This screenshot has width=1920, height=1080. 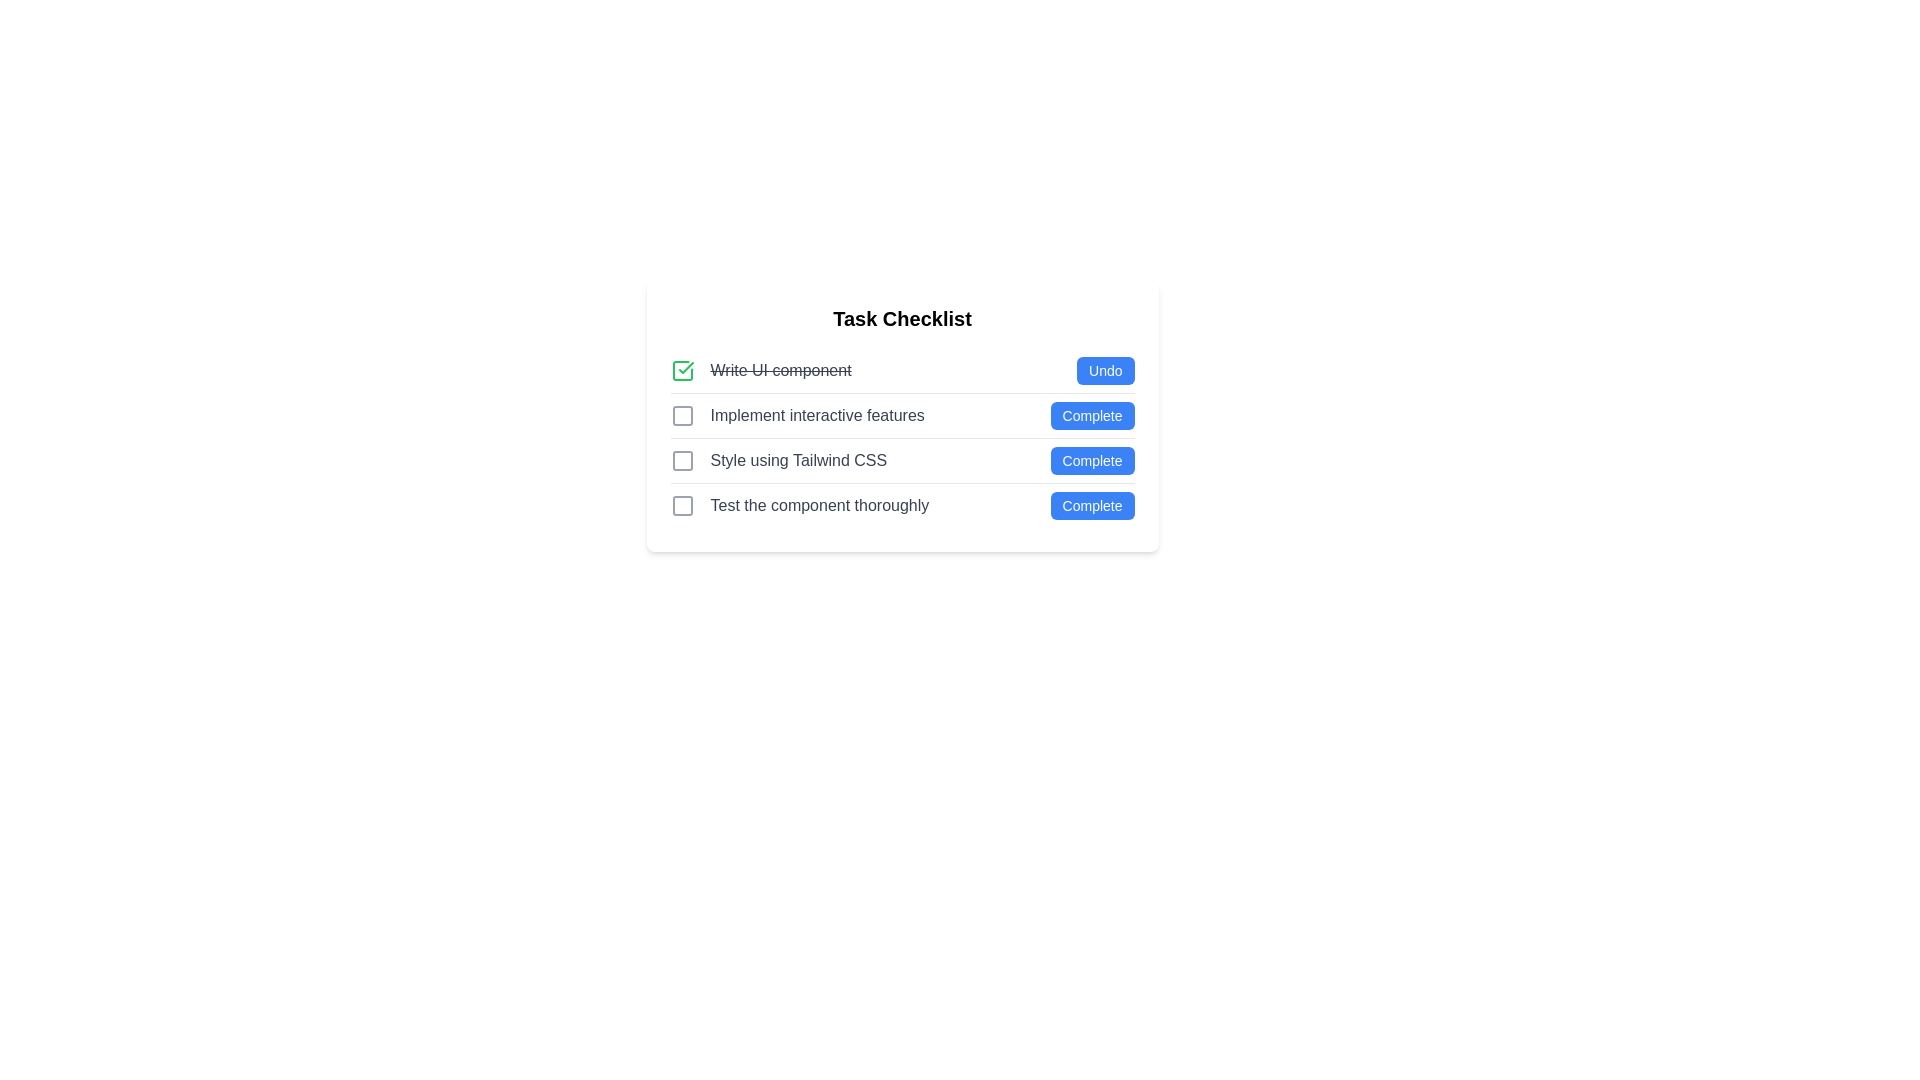 I want to click on SVG graphic representing a status or selection marker in the task checklist by clicking on its center point, so click(x=682, y=415).